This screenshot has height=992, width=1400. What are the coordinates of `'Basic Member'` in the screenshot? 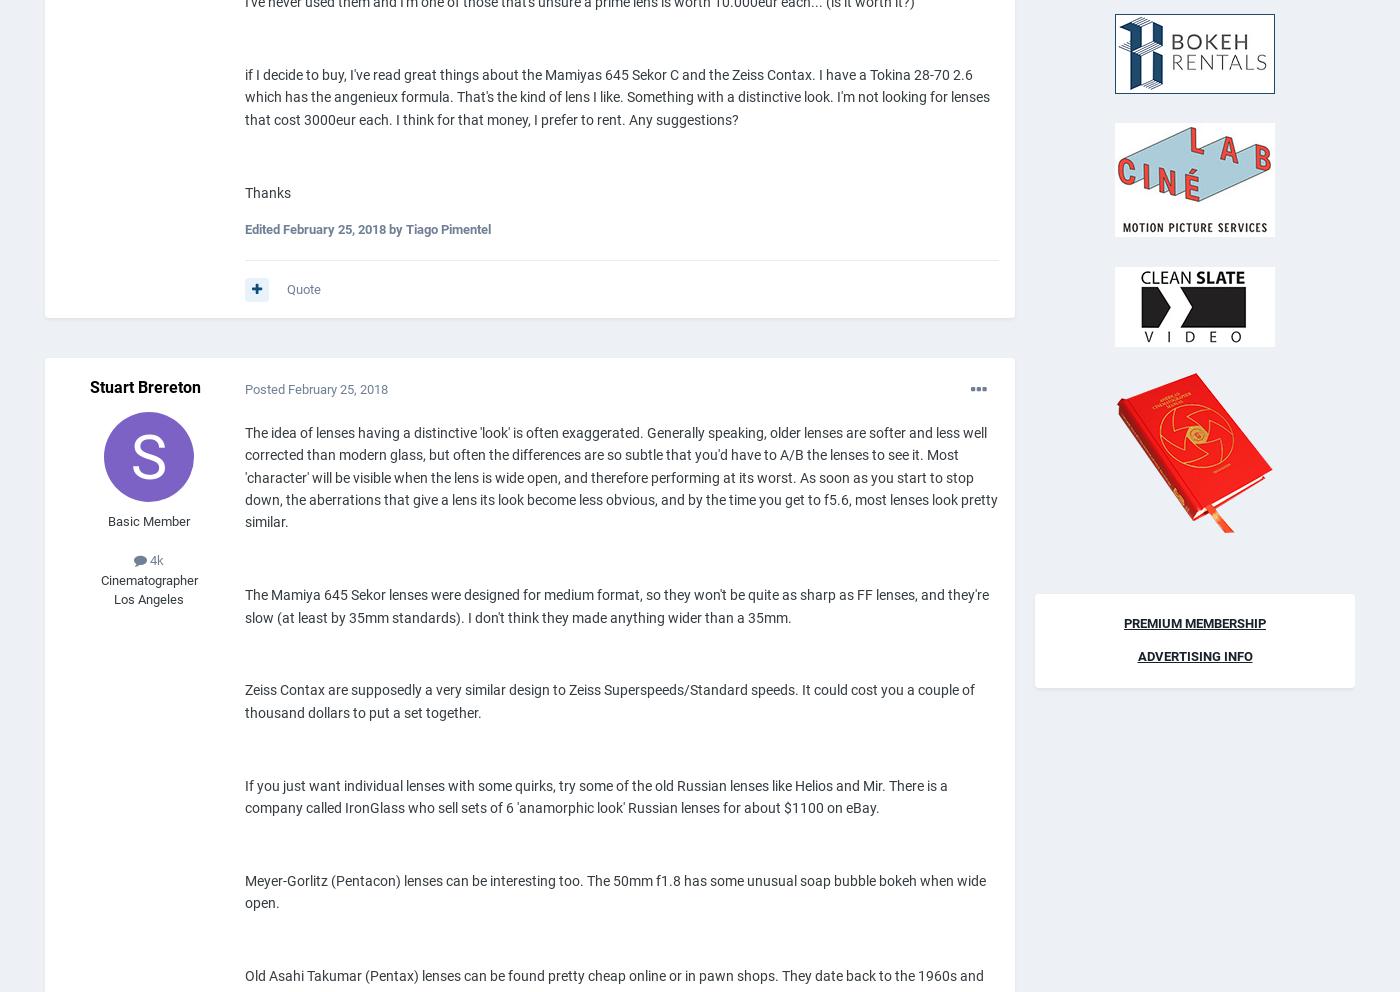 It's located at (148, 519).